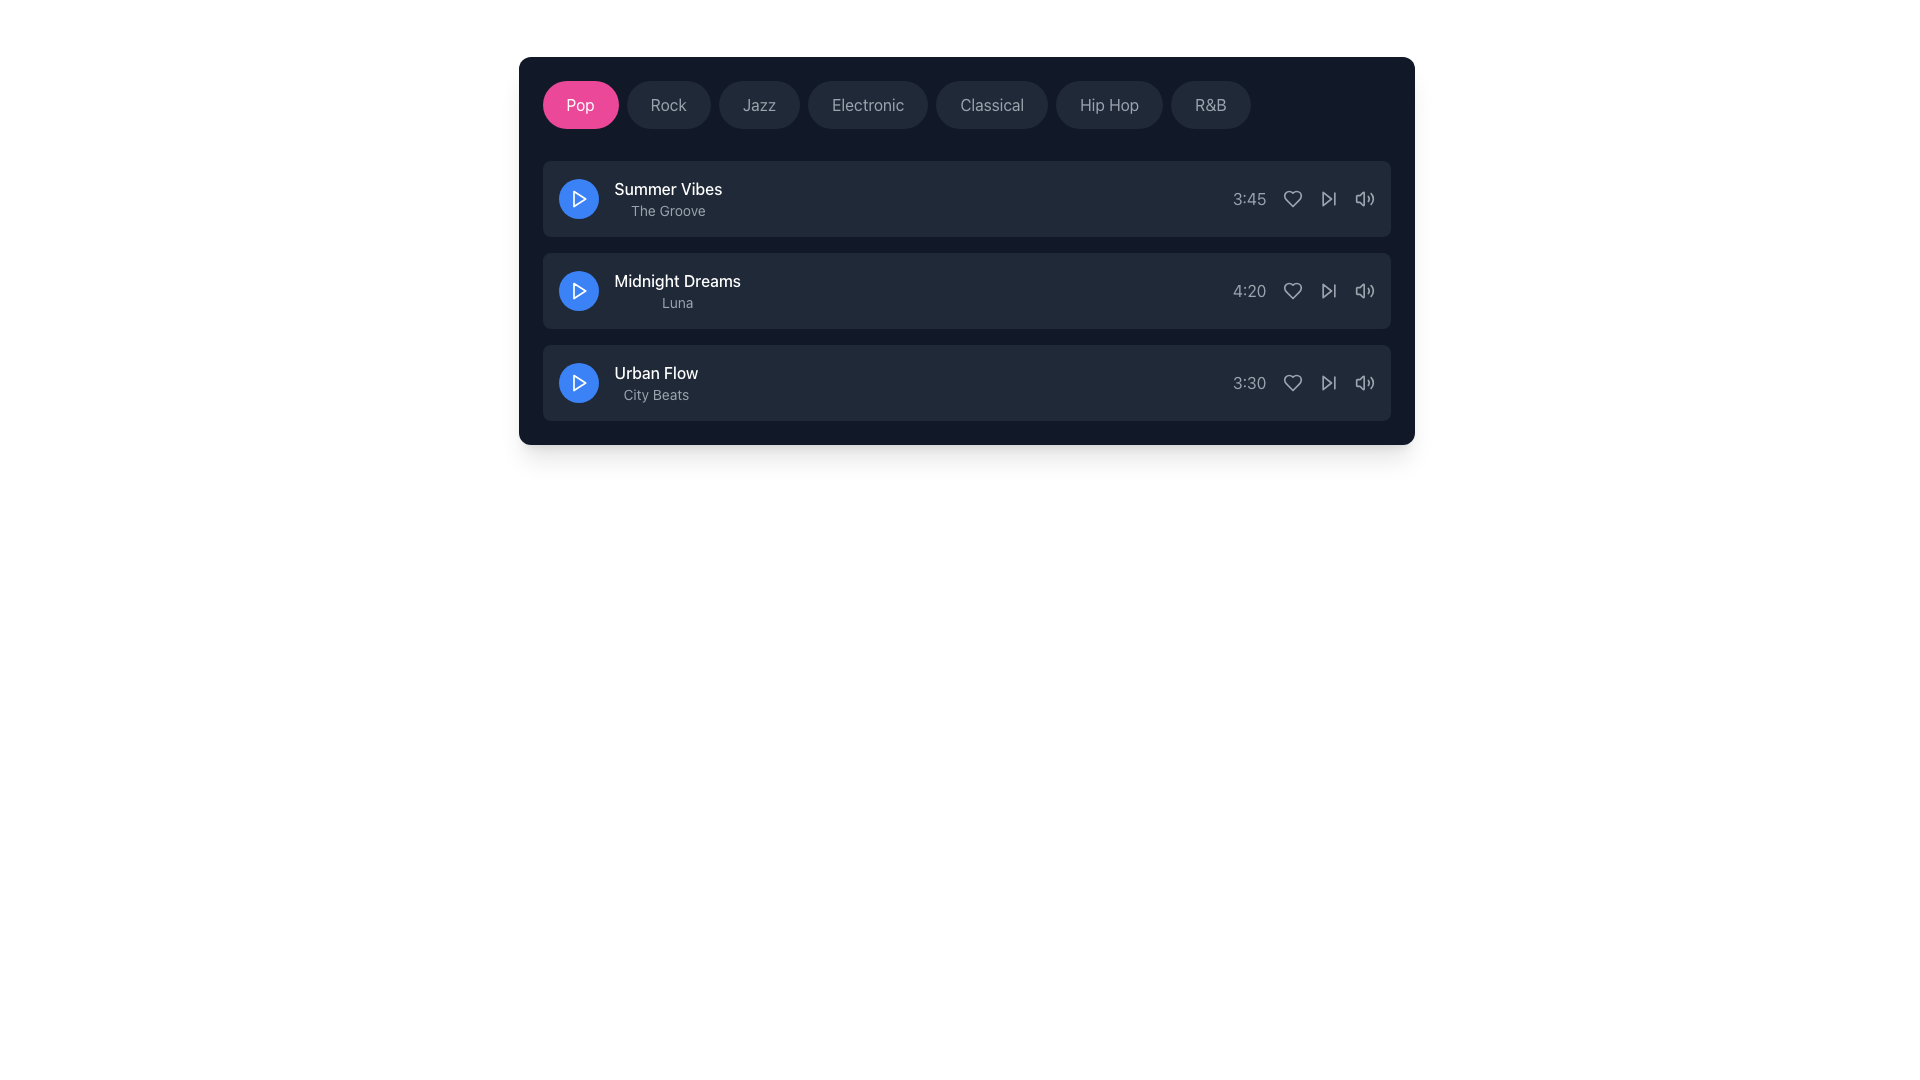 Image resolution: width=1920 pixels, height=1080 pixels. What do you see at coordinates (1363, 290) in the screenshot?
I see `the interactive volume control icon resembling a speaker emitting sound waves to mute or unmute the audio in the 'Midnight Dreams' track row` at bounding box center [1363, 290].